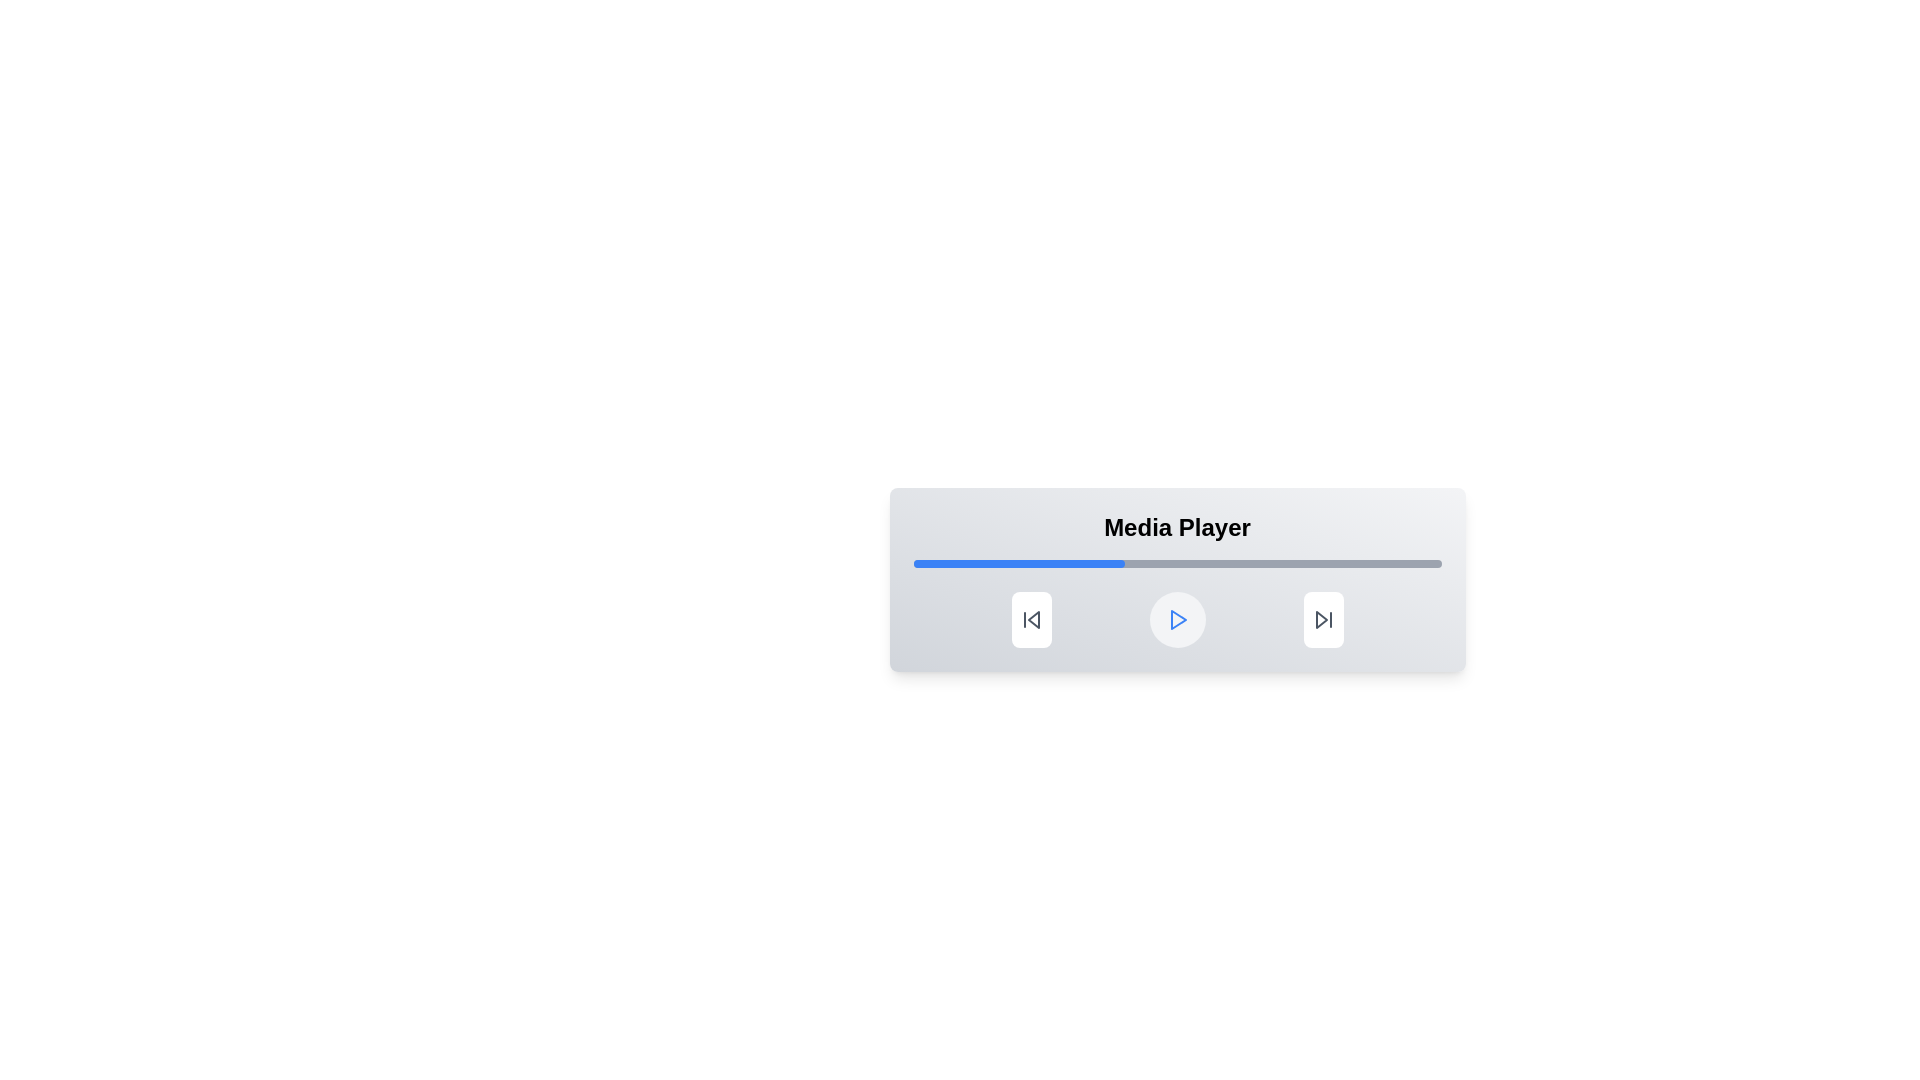  Describe the element at coordinates (1177, 527) in the screenshot. I see `the 'Media Player' text label, which is styled with a bold and large font and located at the top of its containing card-like structure` at that location.